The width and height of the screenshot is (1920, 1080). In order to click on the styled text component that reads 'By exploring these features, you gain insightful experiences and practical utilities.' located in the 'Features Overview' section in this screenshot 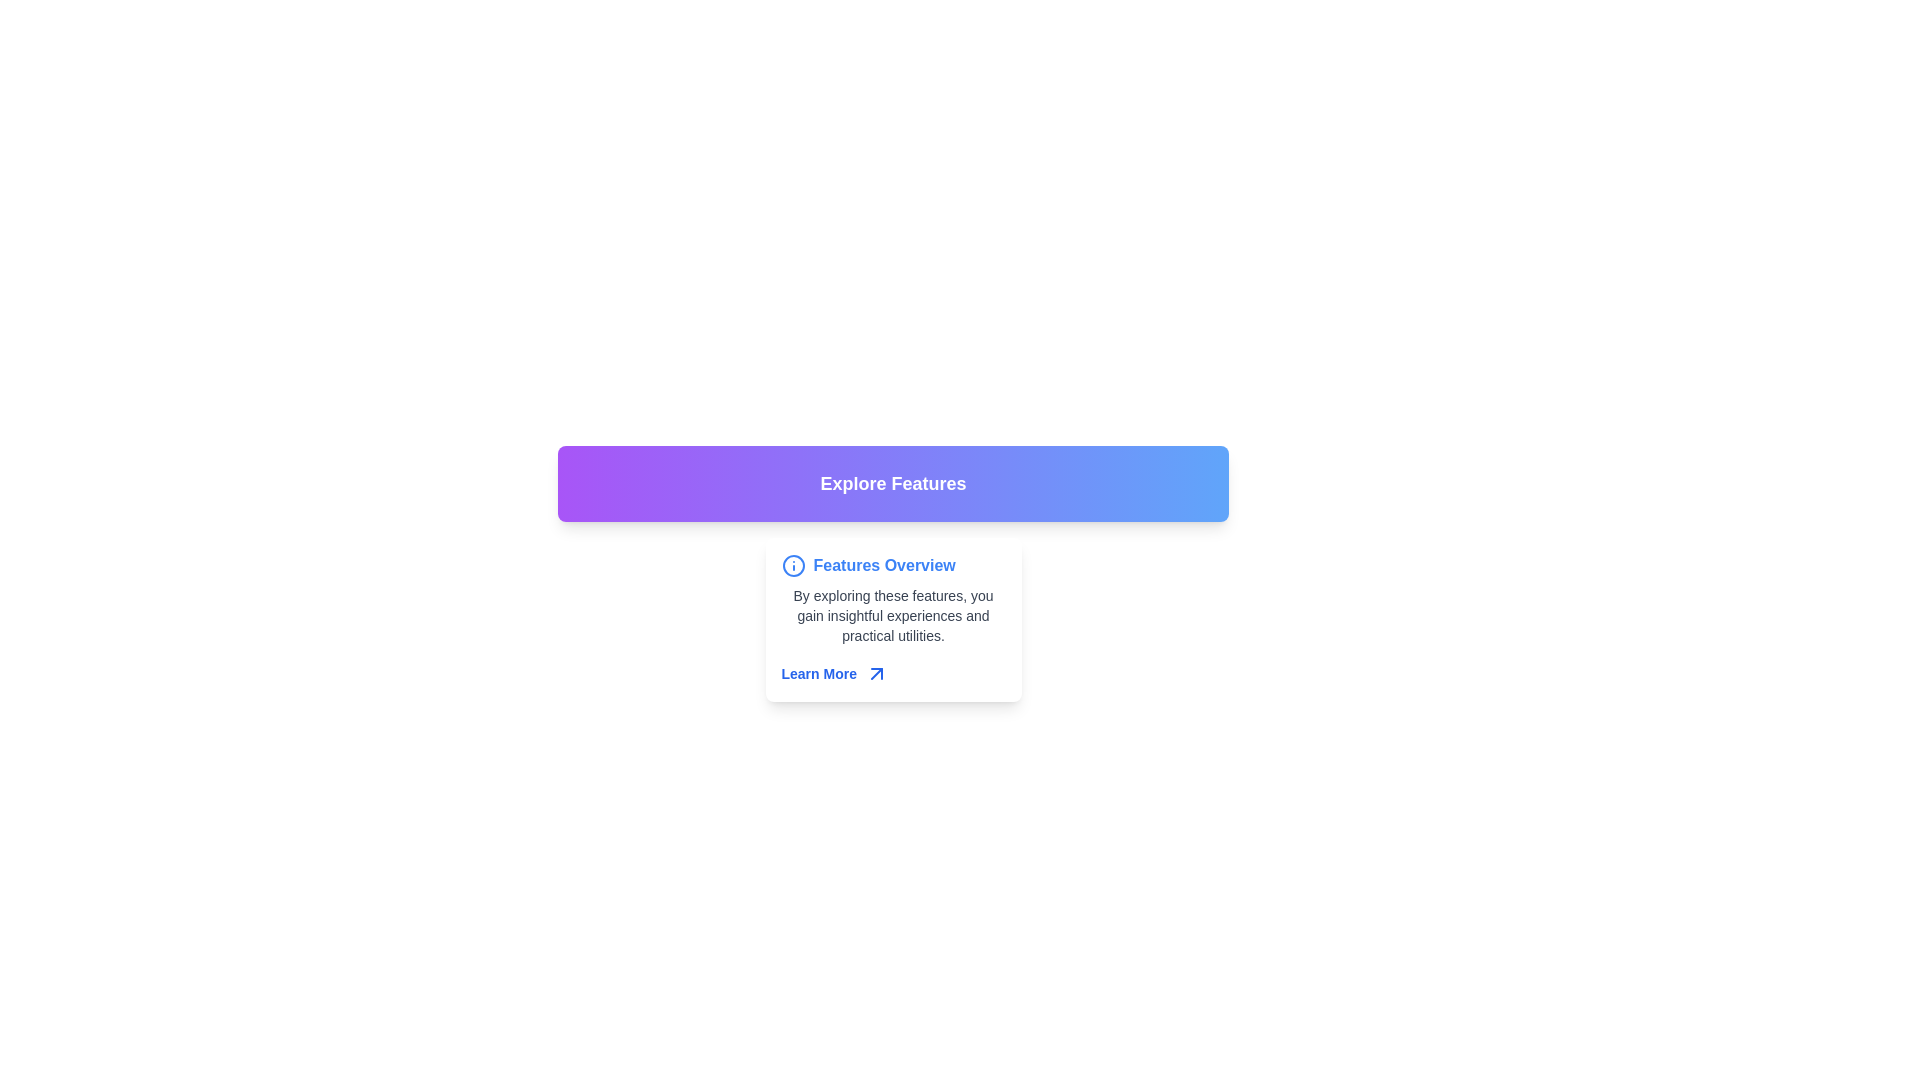, I will do `click(892, 615)`.